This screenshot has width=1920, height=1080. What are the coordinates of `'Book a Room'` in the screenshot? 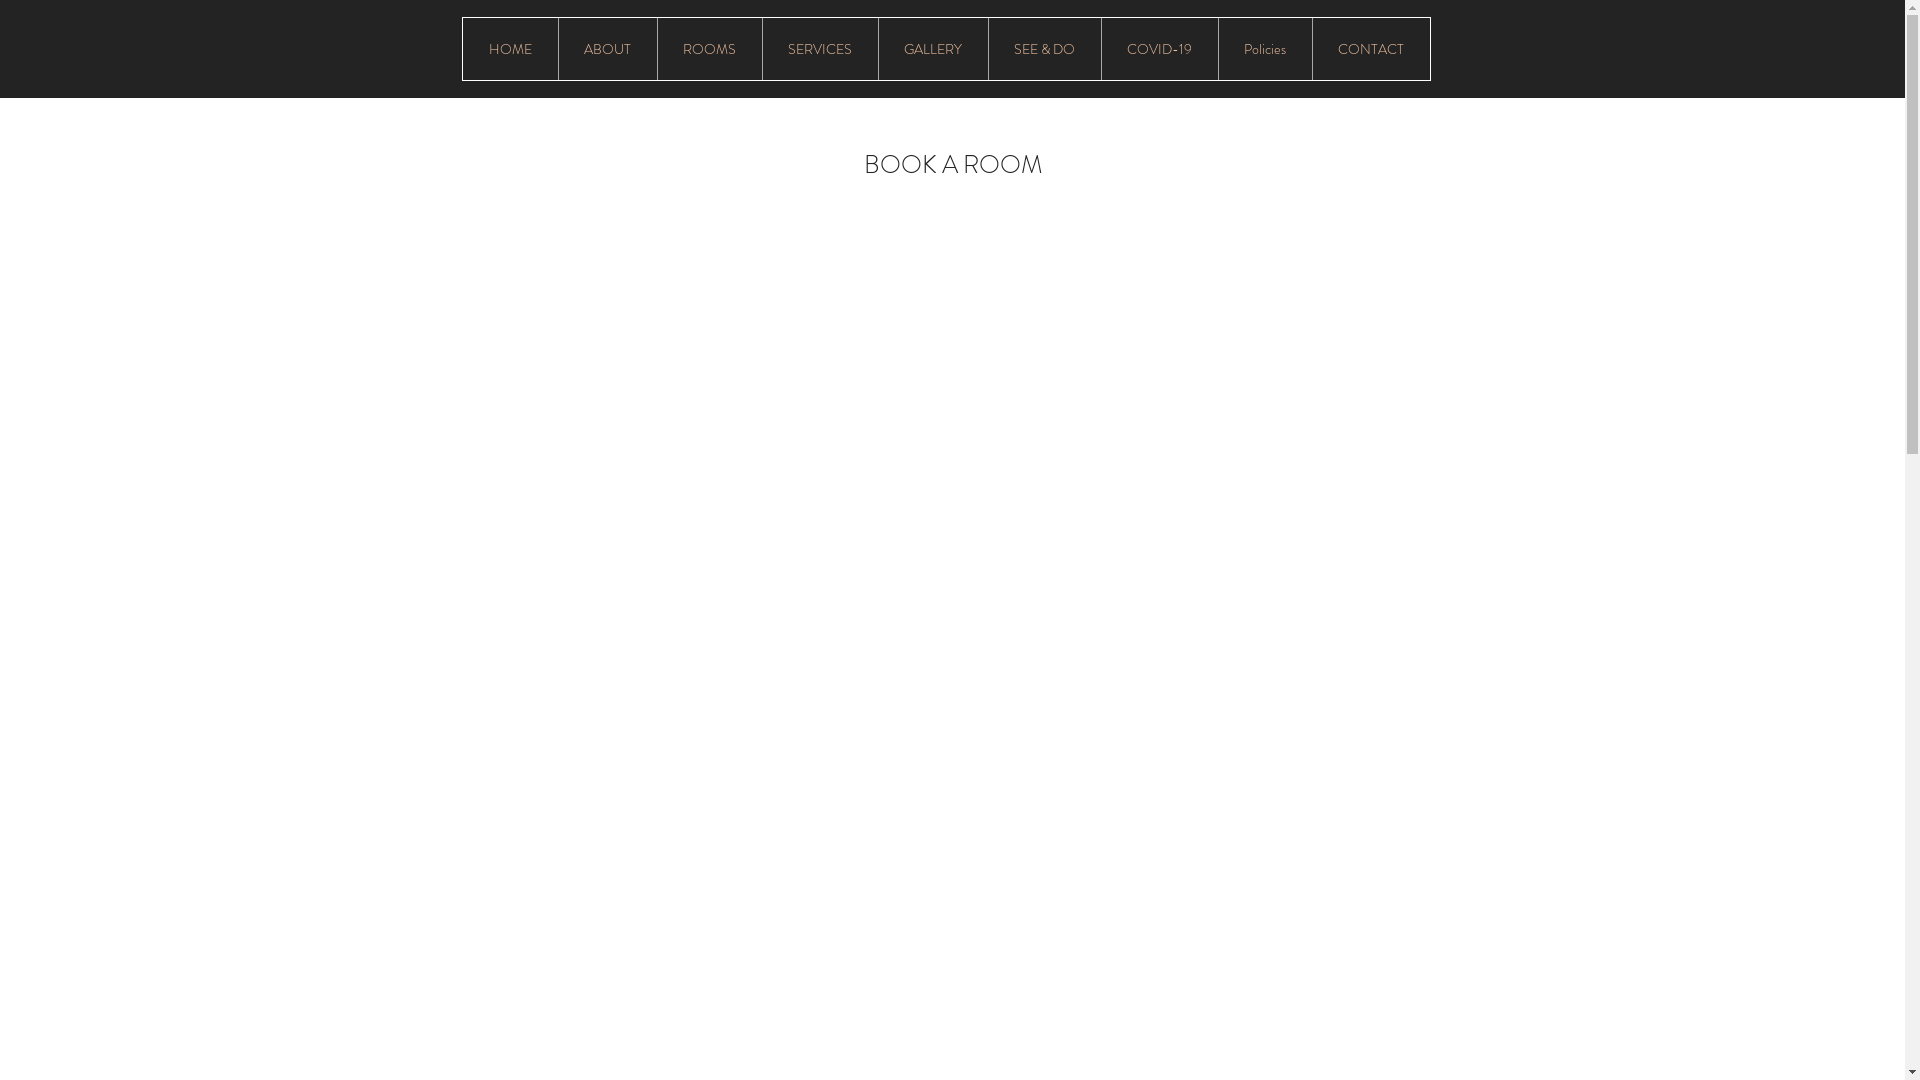 It's located at (1377, 146).